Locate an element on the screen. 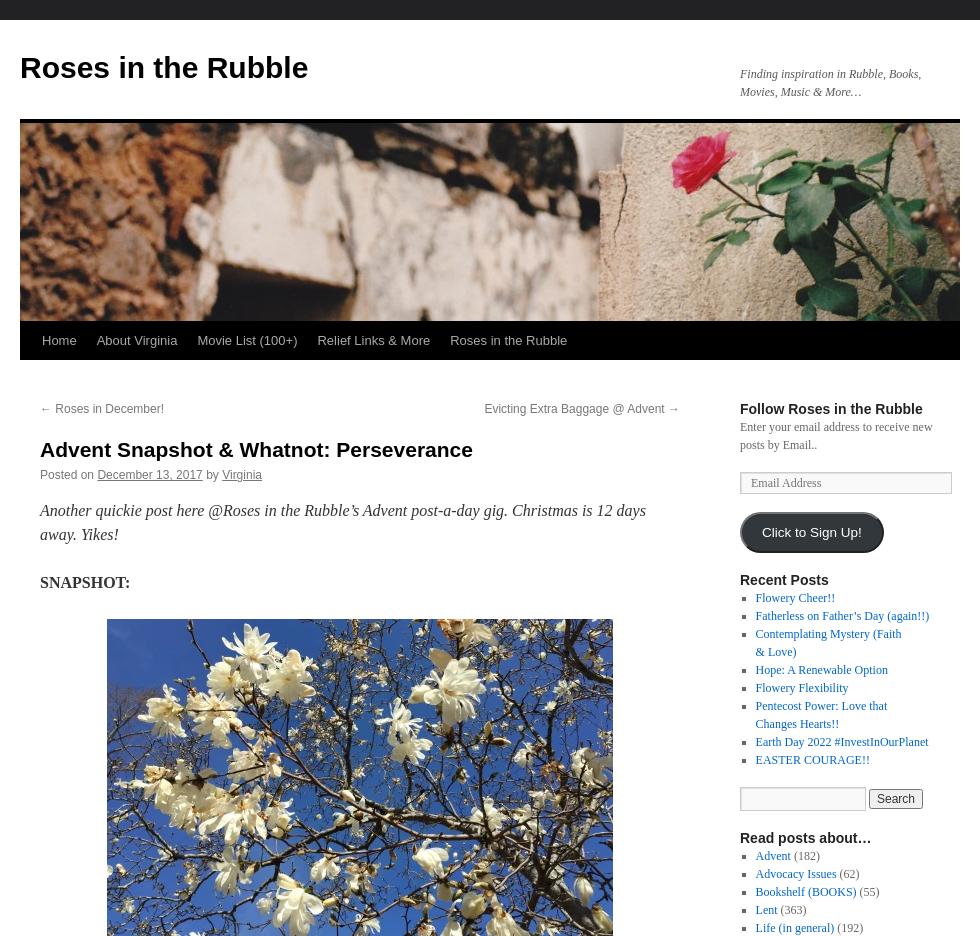 This screenshot has width=980, height=936. '(55)' is located at coordinates (867, 891).